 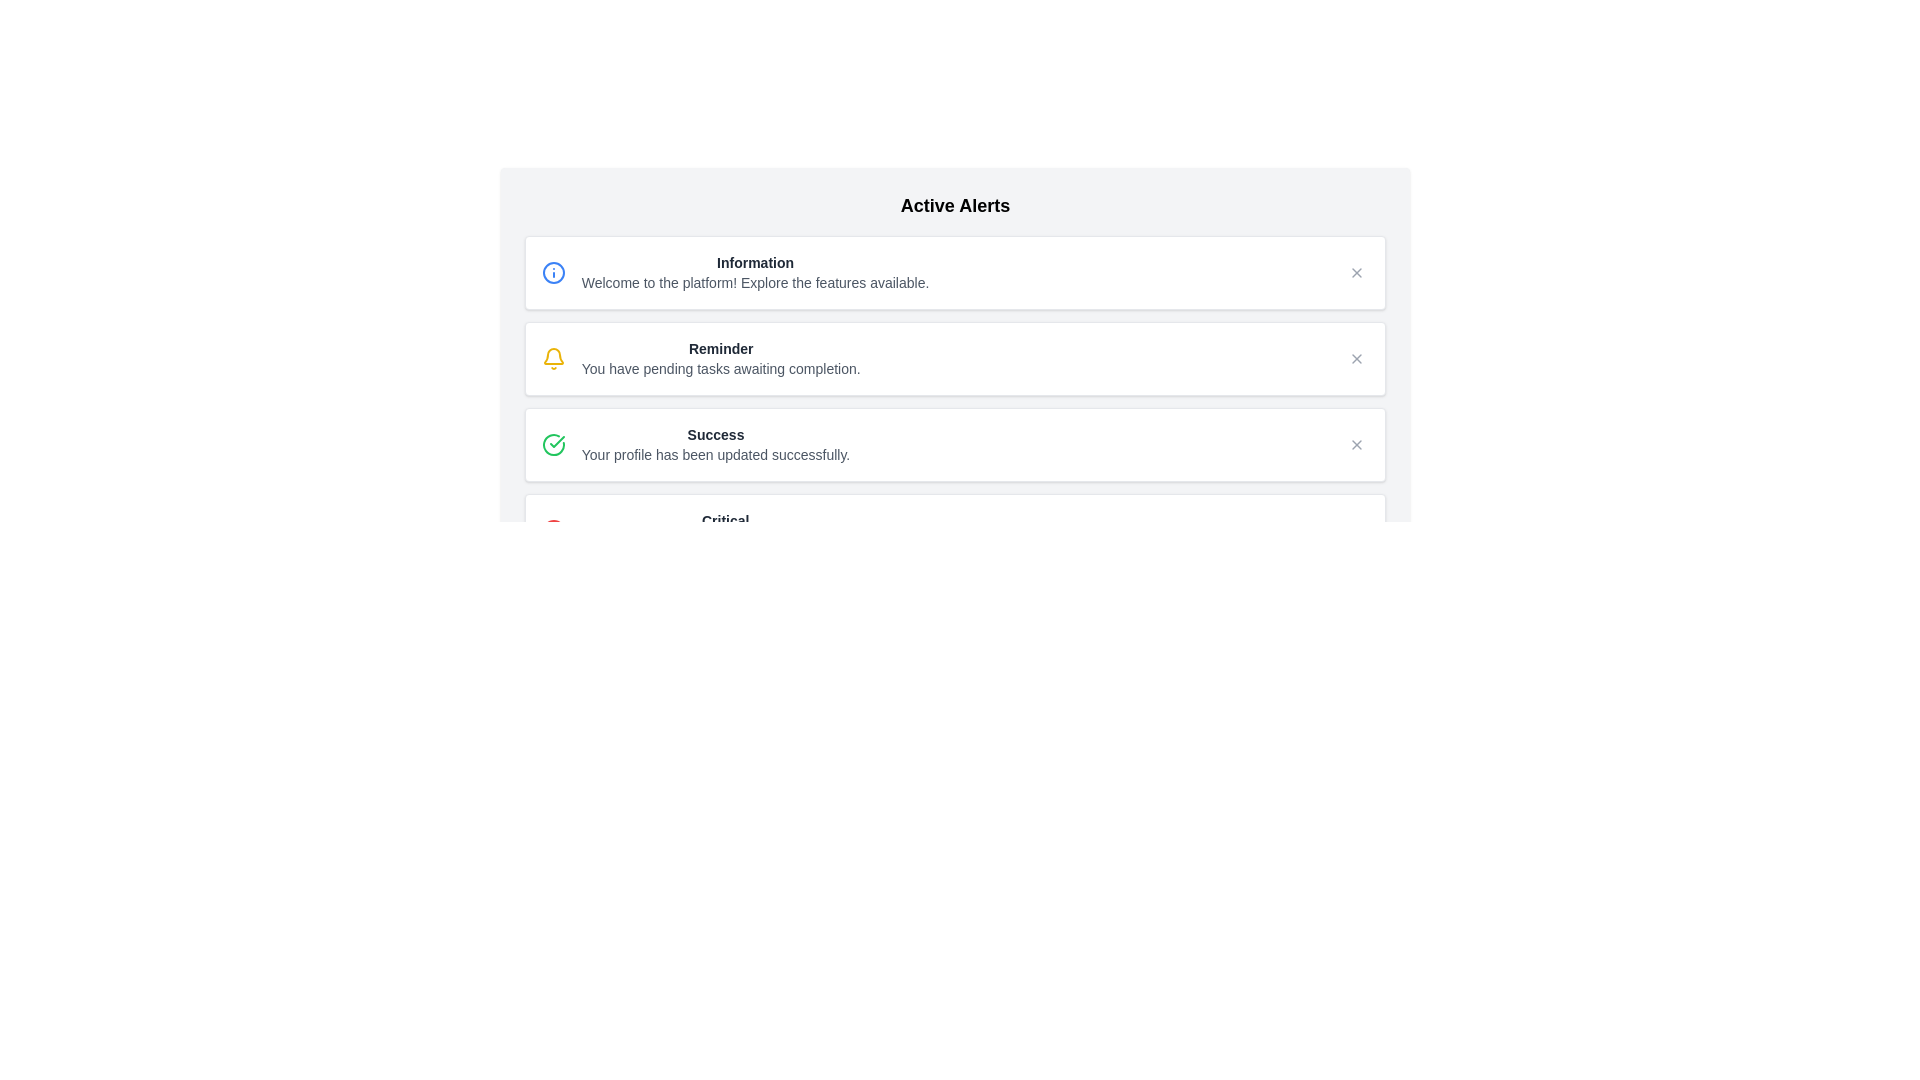 I want to click on text block component containing the header 'Information' and the body text 'Welcome to the platform! Explore the features available.' located in the uppermost alert card within the 'Active Alerts' section, so click(x=754, y=273).